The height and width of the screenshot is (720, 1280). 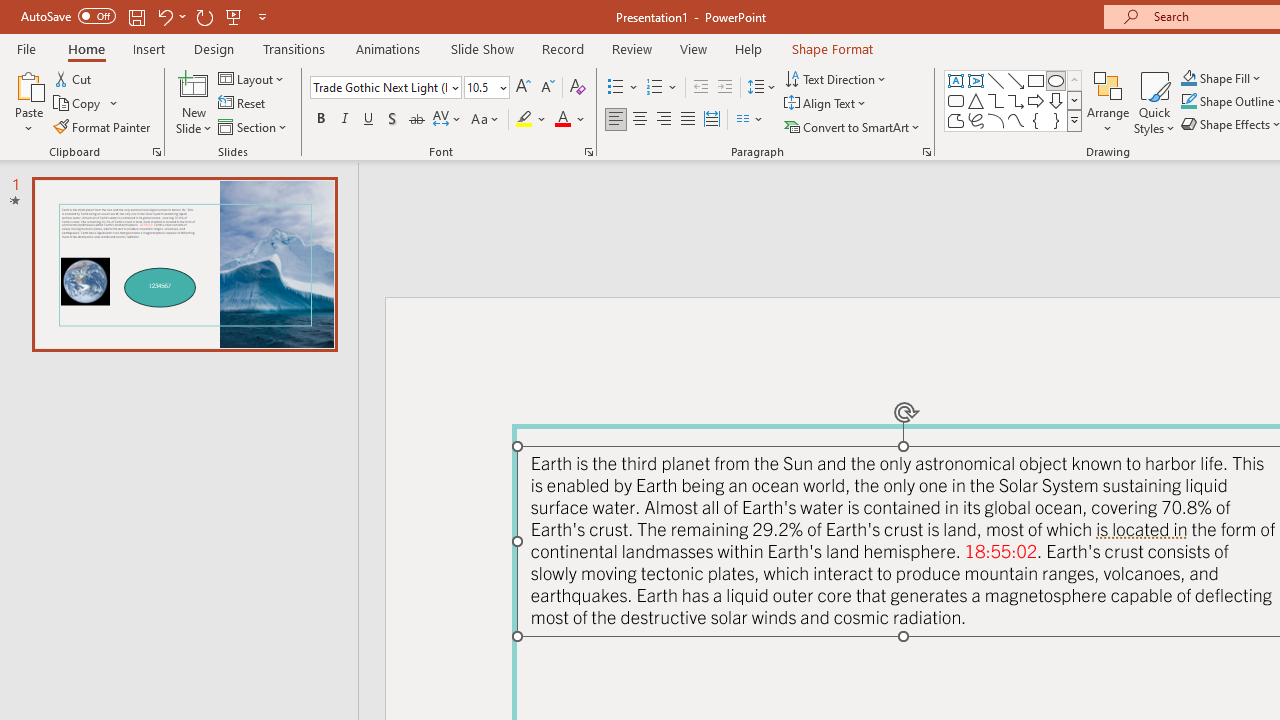 I want to click on 'Font', so click(x=385, y=86).